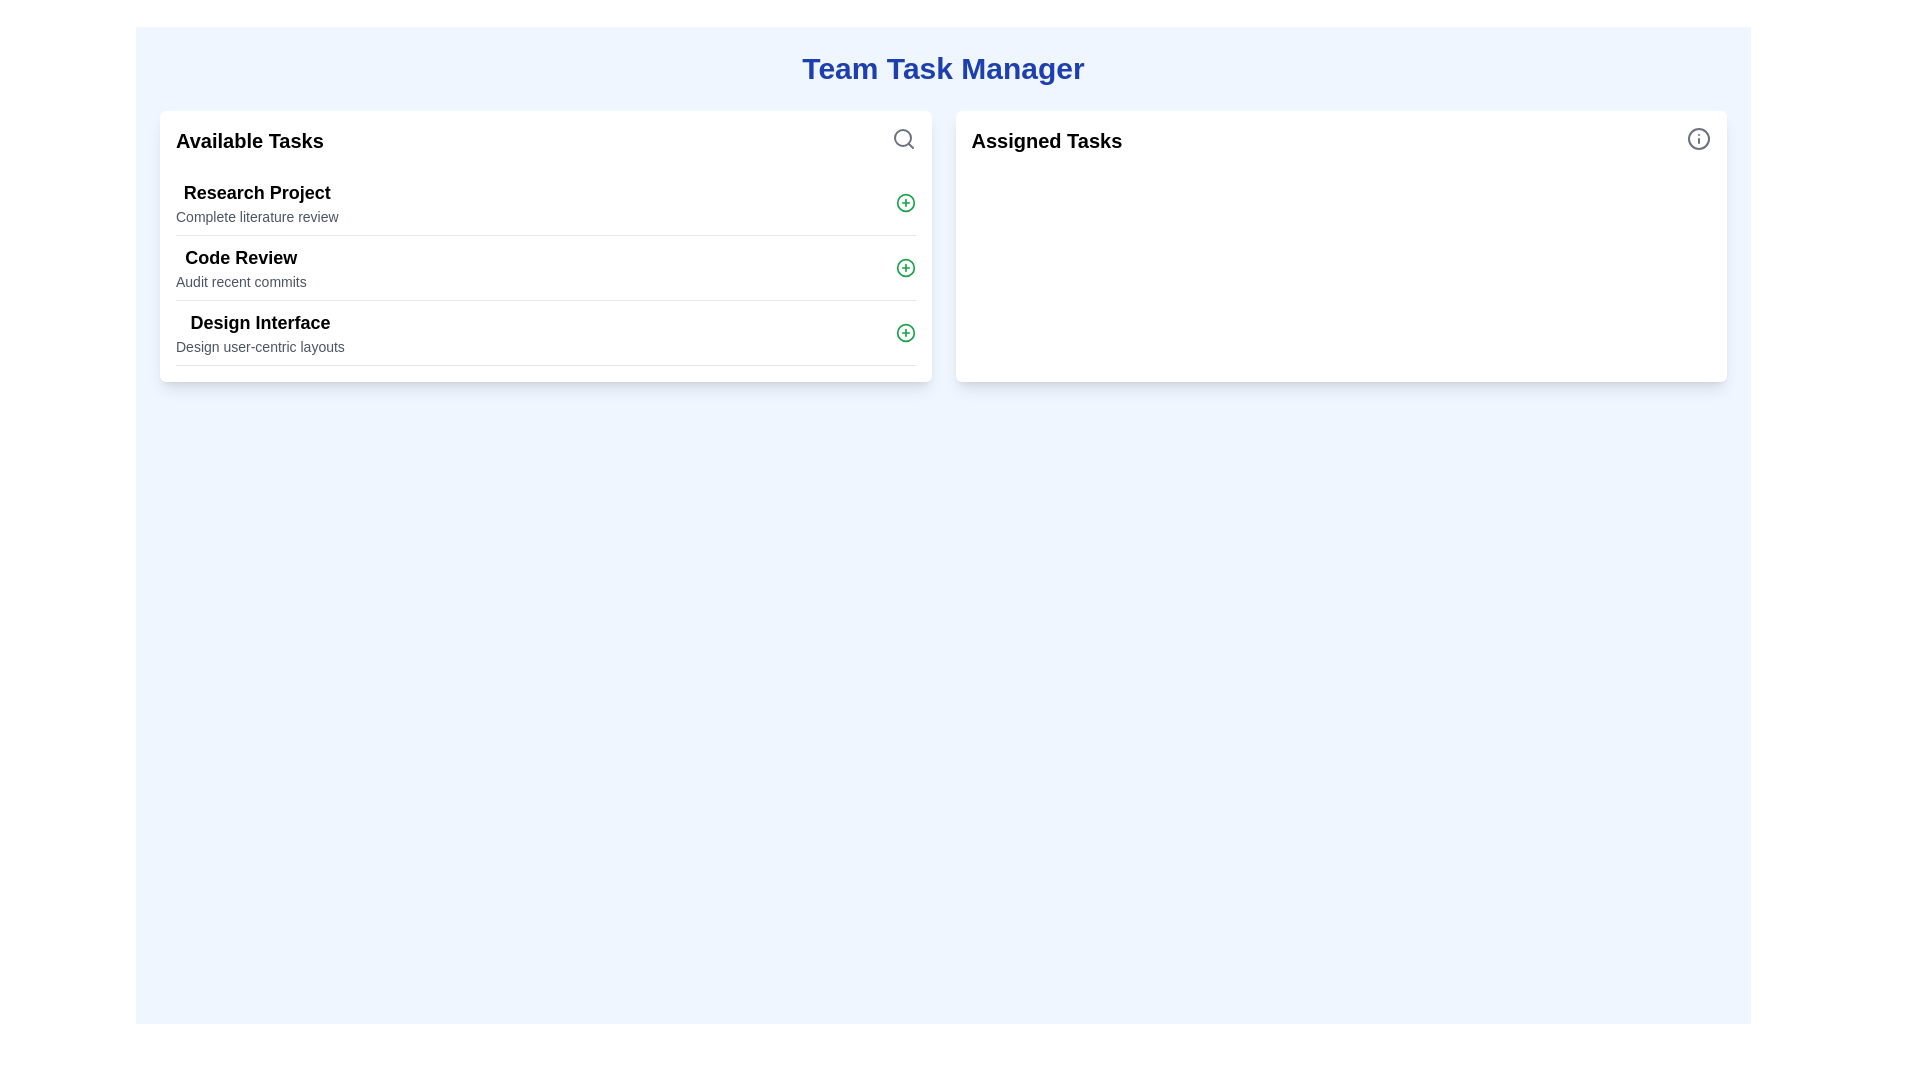 This screenshot has height=1080, width=1920. I want to click on details of the task represented by the text label group for 'Research Project' located at the top of the 'Available Tasks' section, so click(256, 203).